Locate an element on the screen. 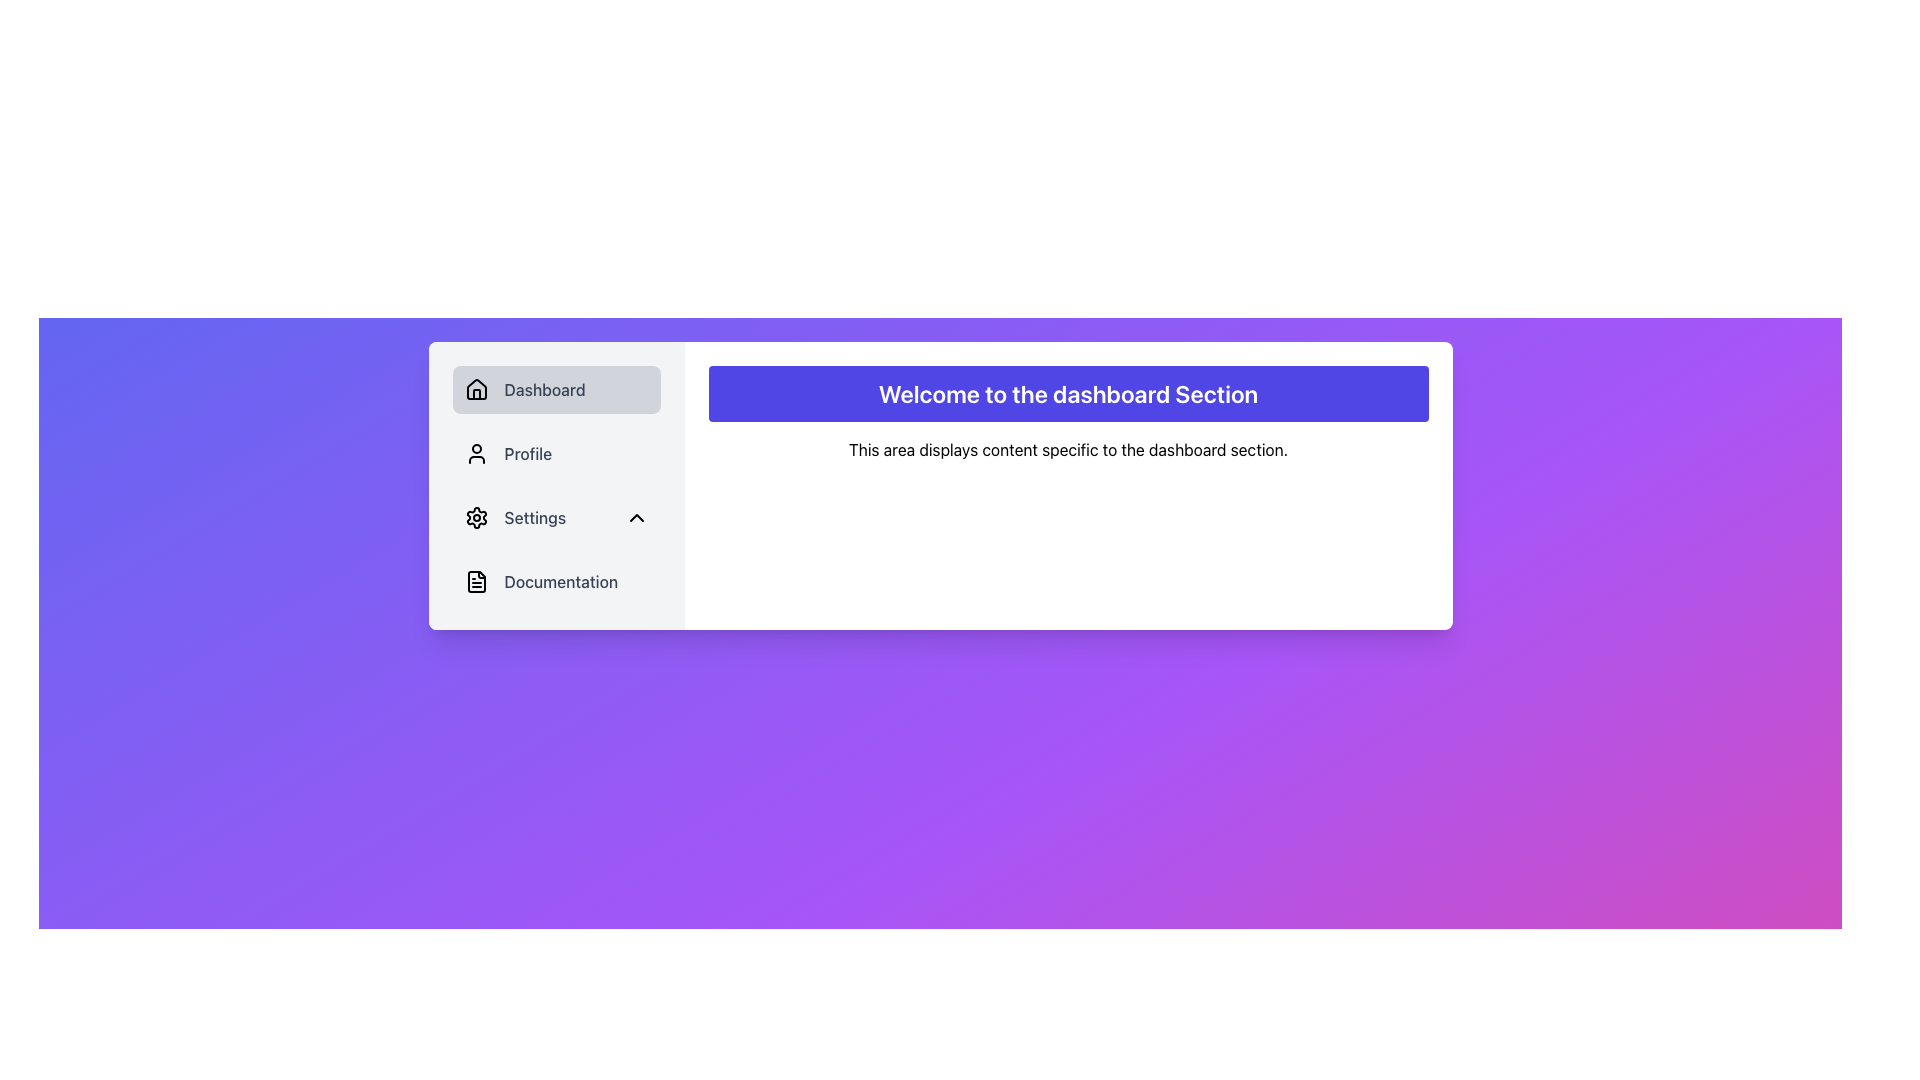 The width and height of the screenshot is (1920, 1080). the upward chevron icon located to the right of the 'Settings' label is located at coordinates (635, 516).